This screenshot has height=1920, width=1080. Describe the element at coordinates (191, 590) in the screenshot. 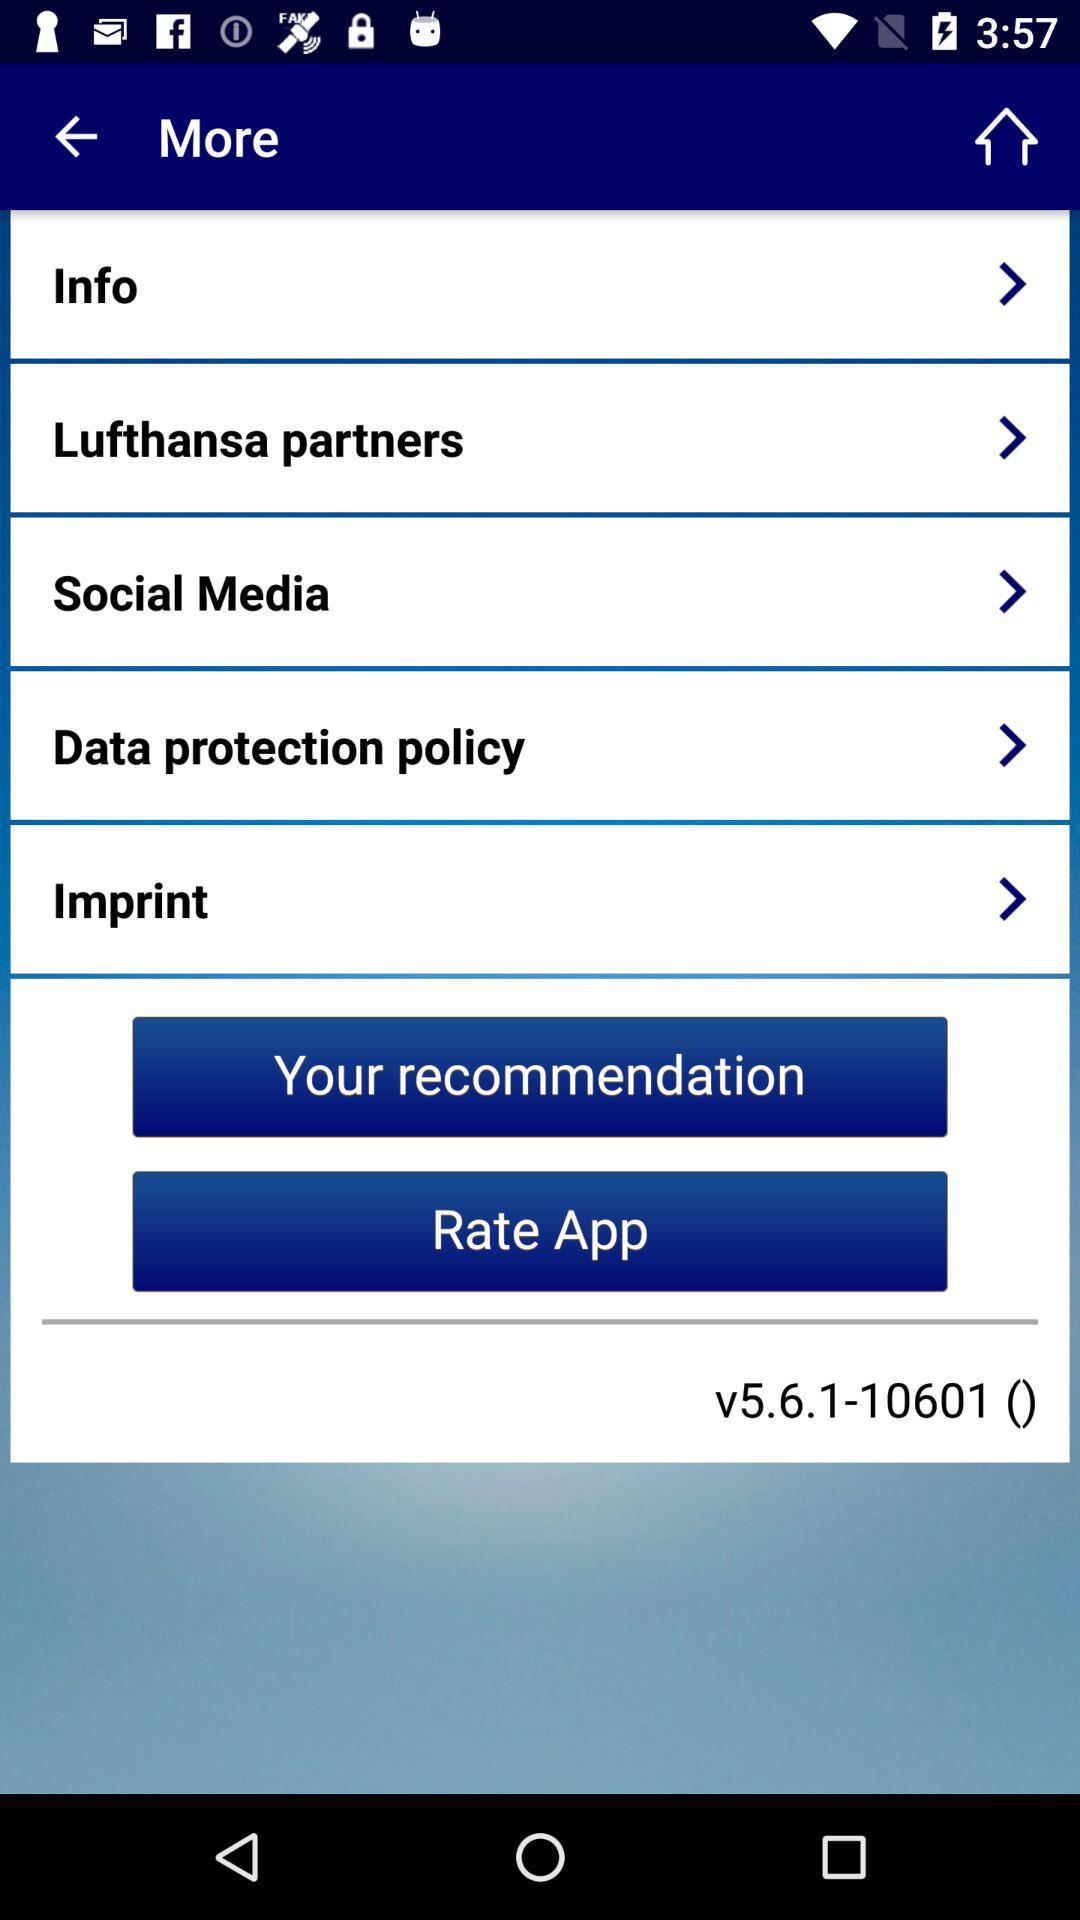

I see `social media icon` at that location.